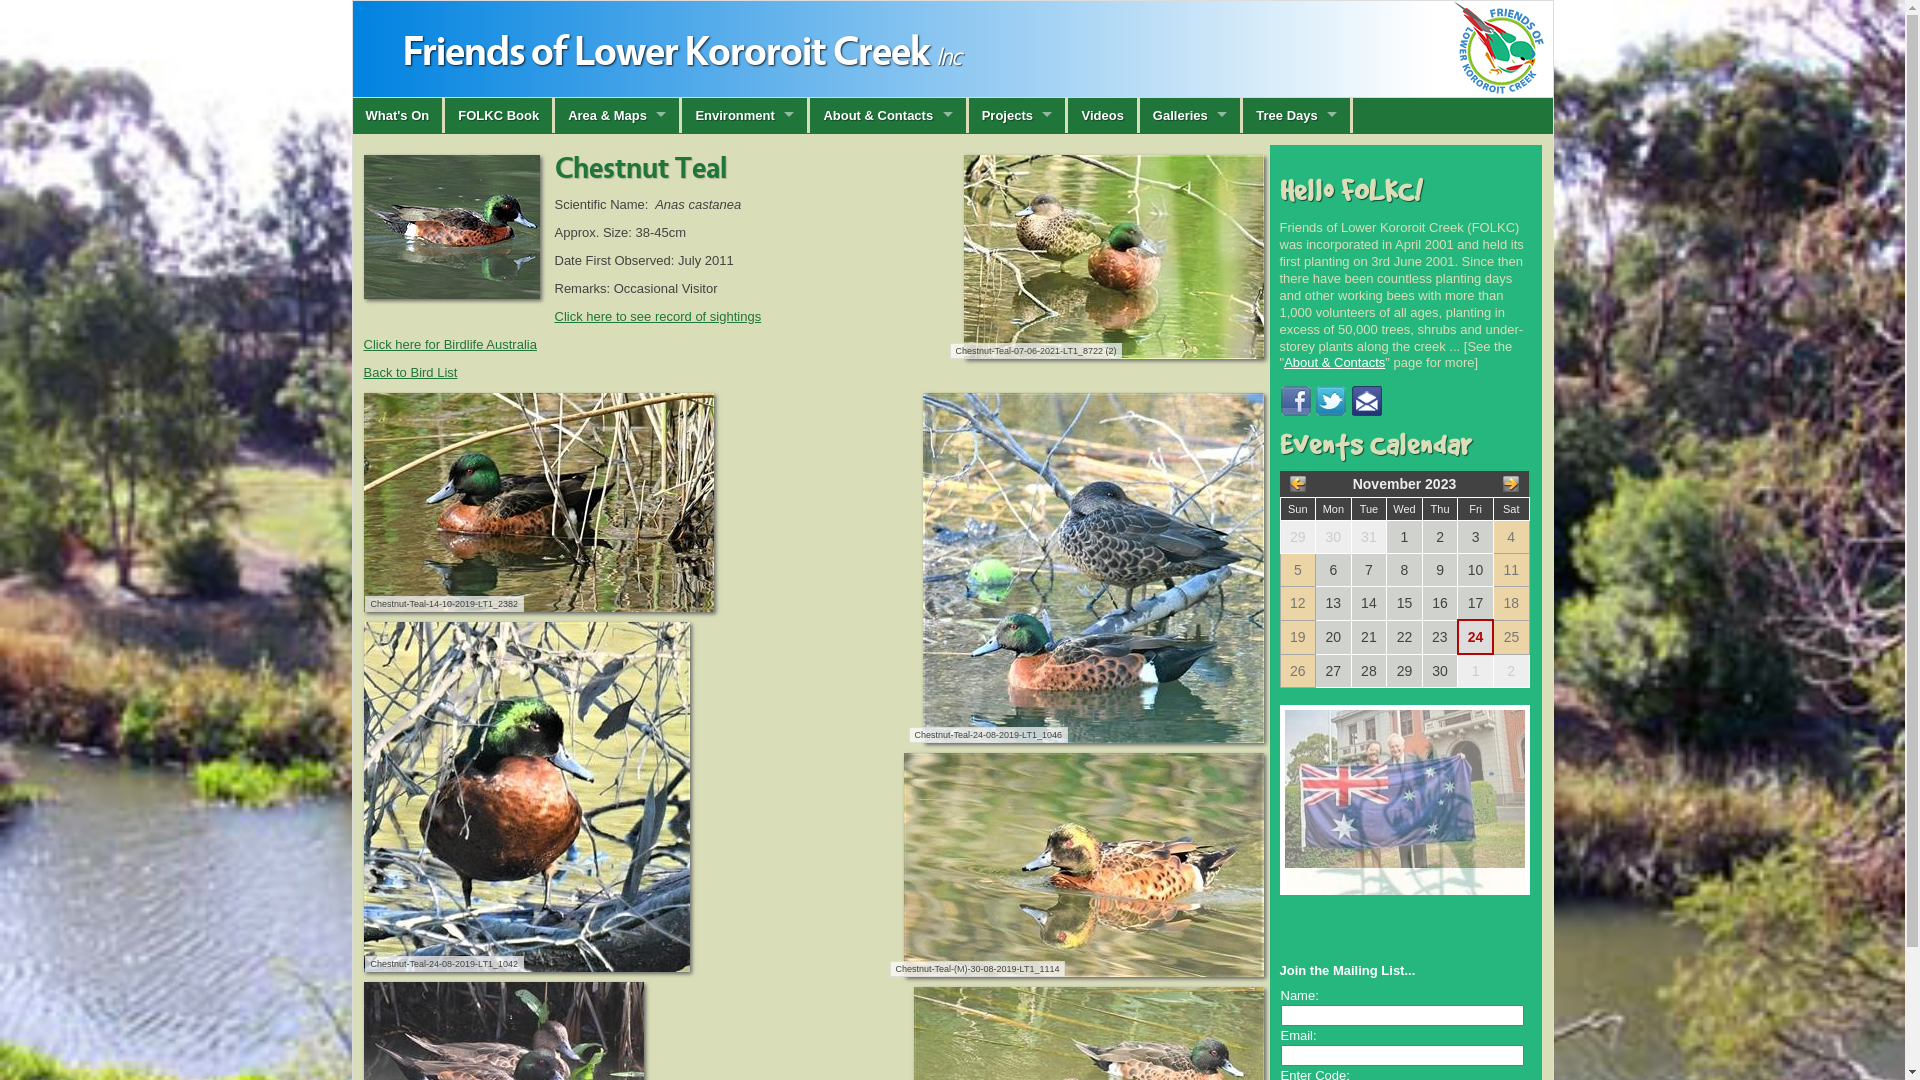 The image size is (1920, 1080). What do you see at coordinates (449, 342) in the screenshot?
I see `'Click here for Birdlife Australia'` at bounding box center [449, 342].